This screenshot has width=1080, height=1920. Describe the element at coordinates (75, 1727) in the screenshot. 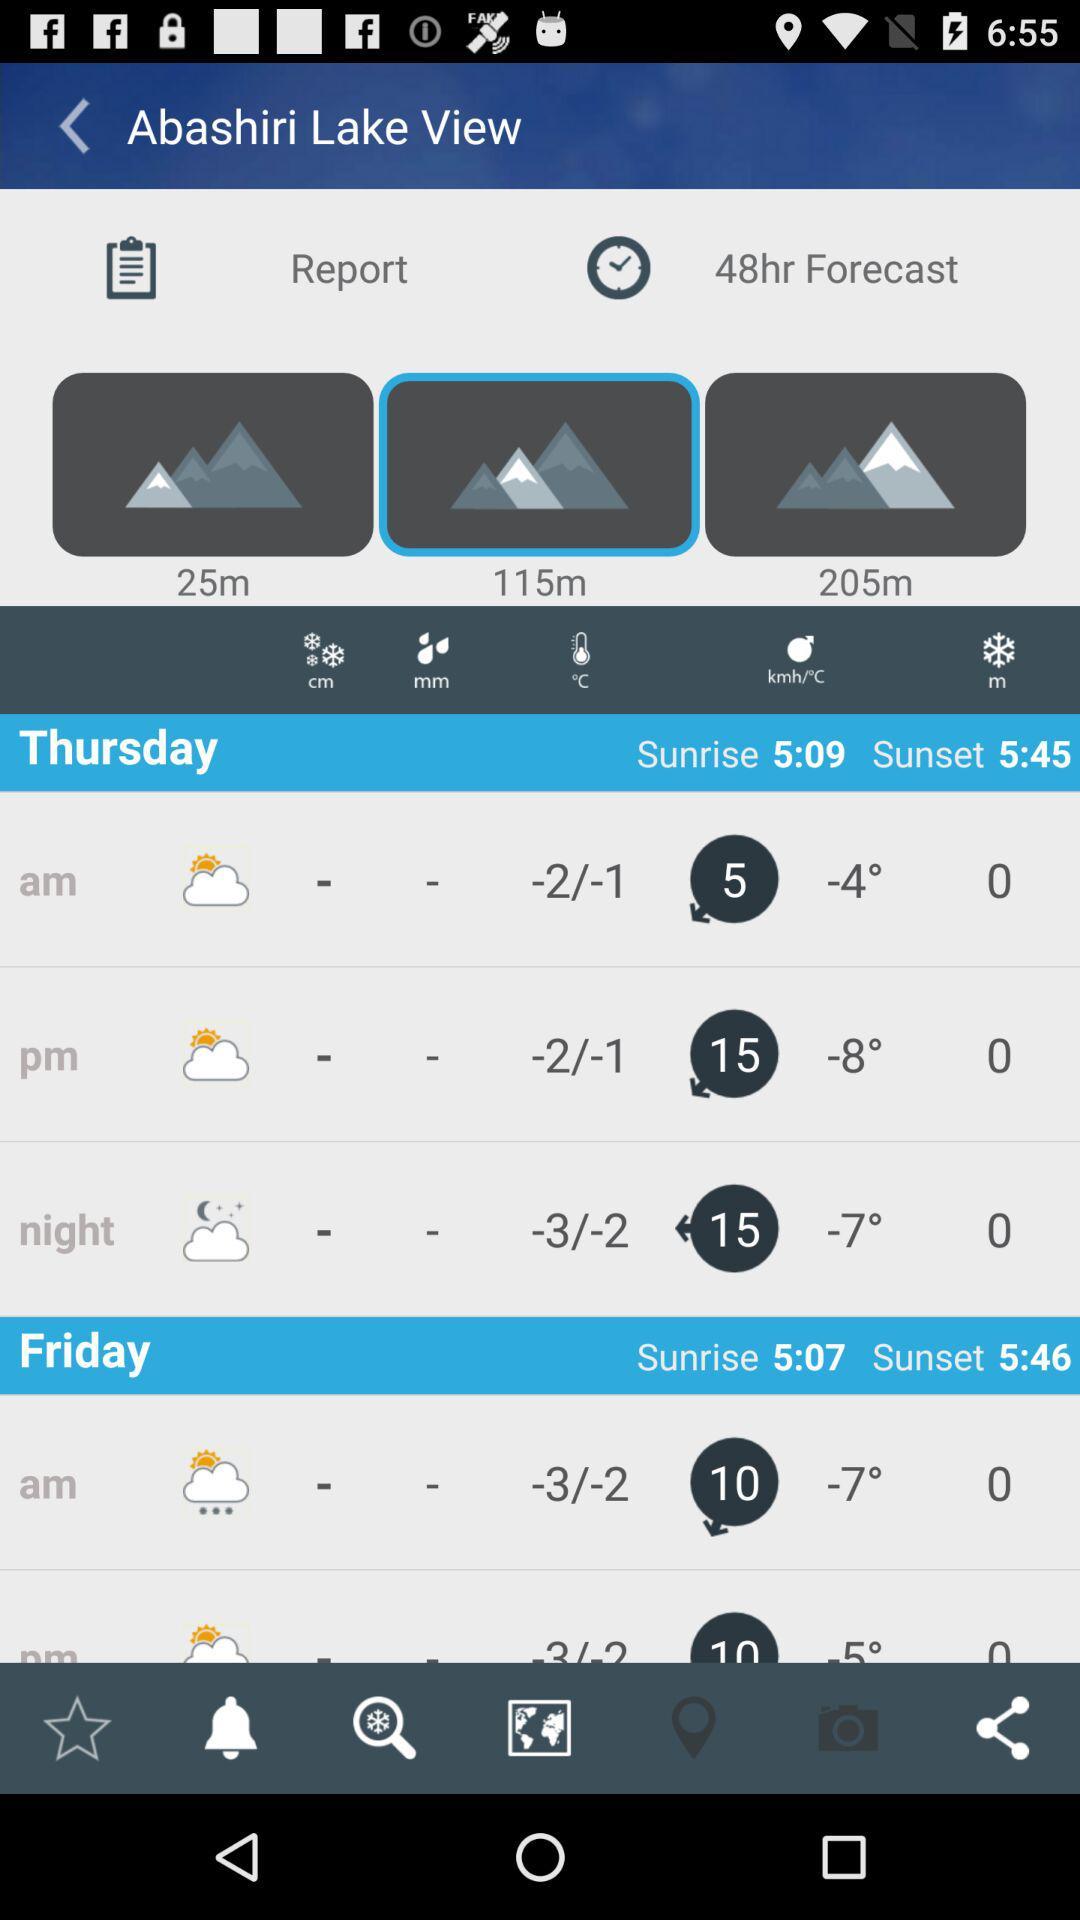

I see `the item below the pm item` at that location.